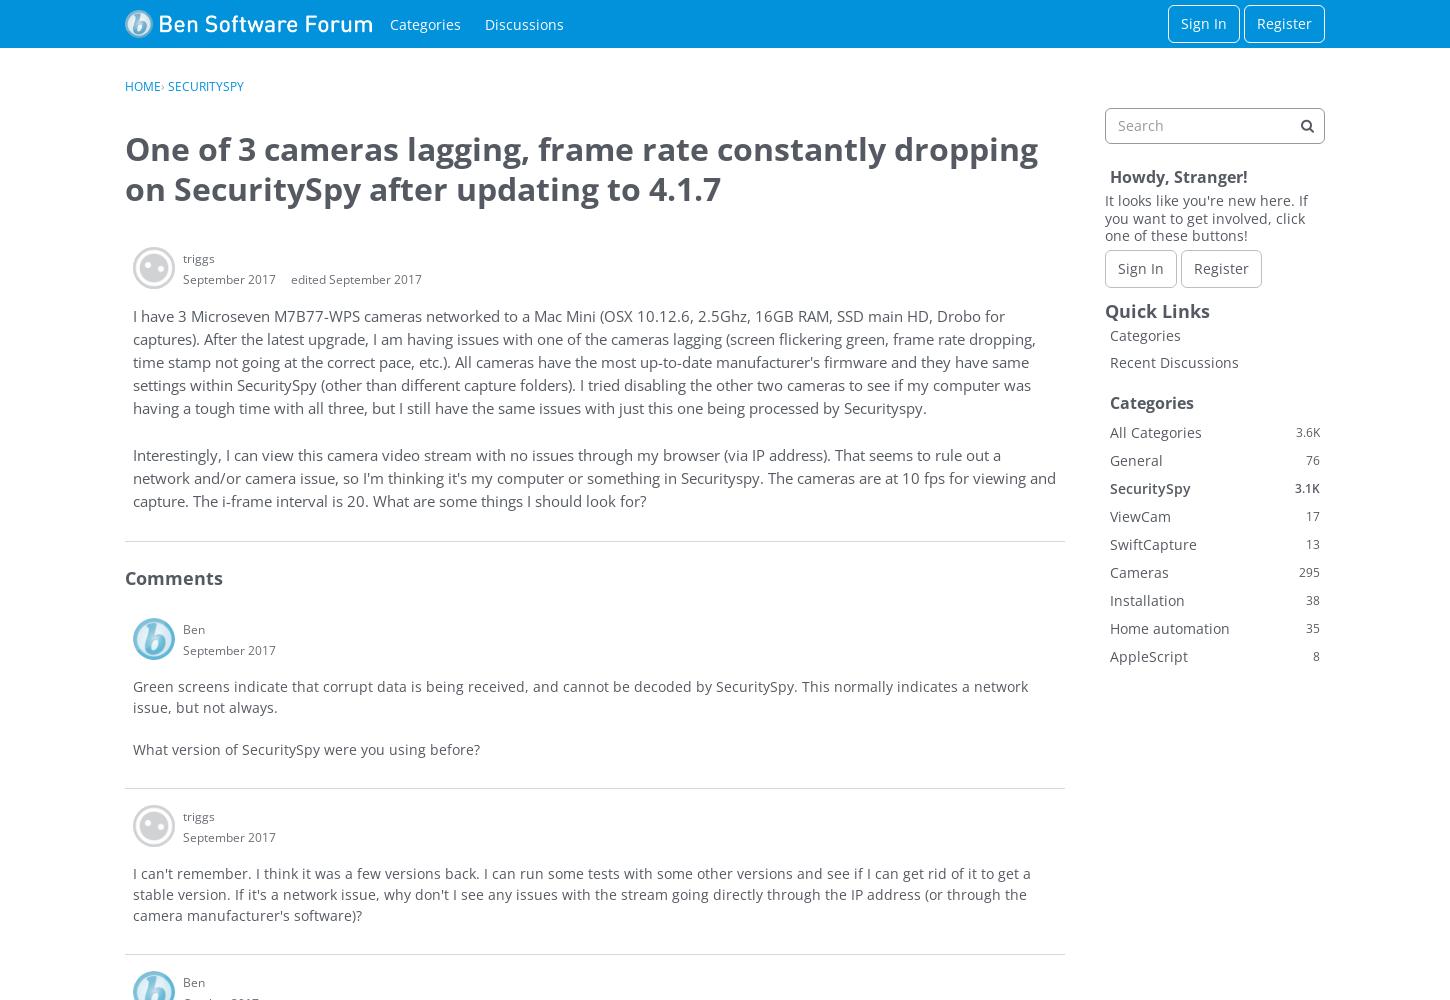 The width and height of the screenshot is (1450, 1000). Describe the element at coordinates (1308, 432) in the screenshot. I see `'3.6K'` at that location.